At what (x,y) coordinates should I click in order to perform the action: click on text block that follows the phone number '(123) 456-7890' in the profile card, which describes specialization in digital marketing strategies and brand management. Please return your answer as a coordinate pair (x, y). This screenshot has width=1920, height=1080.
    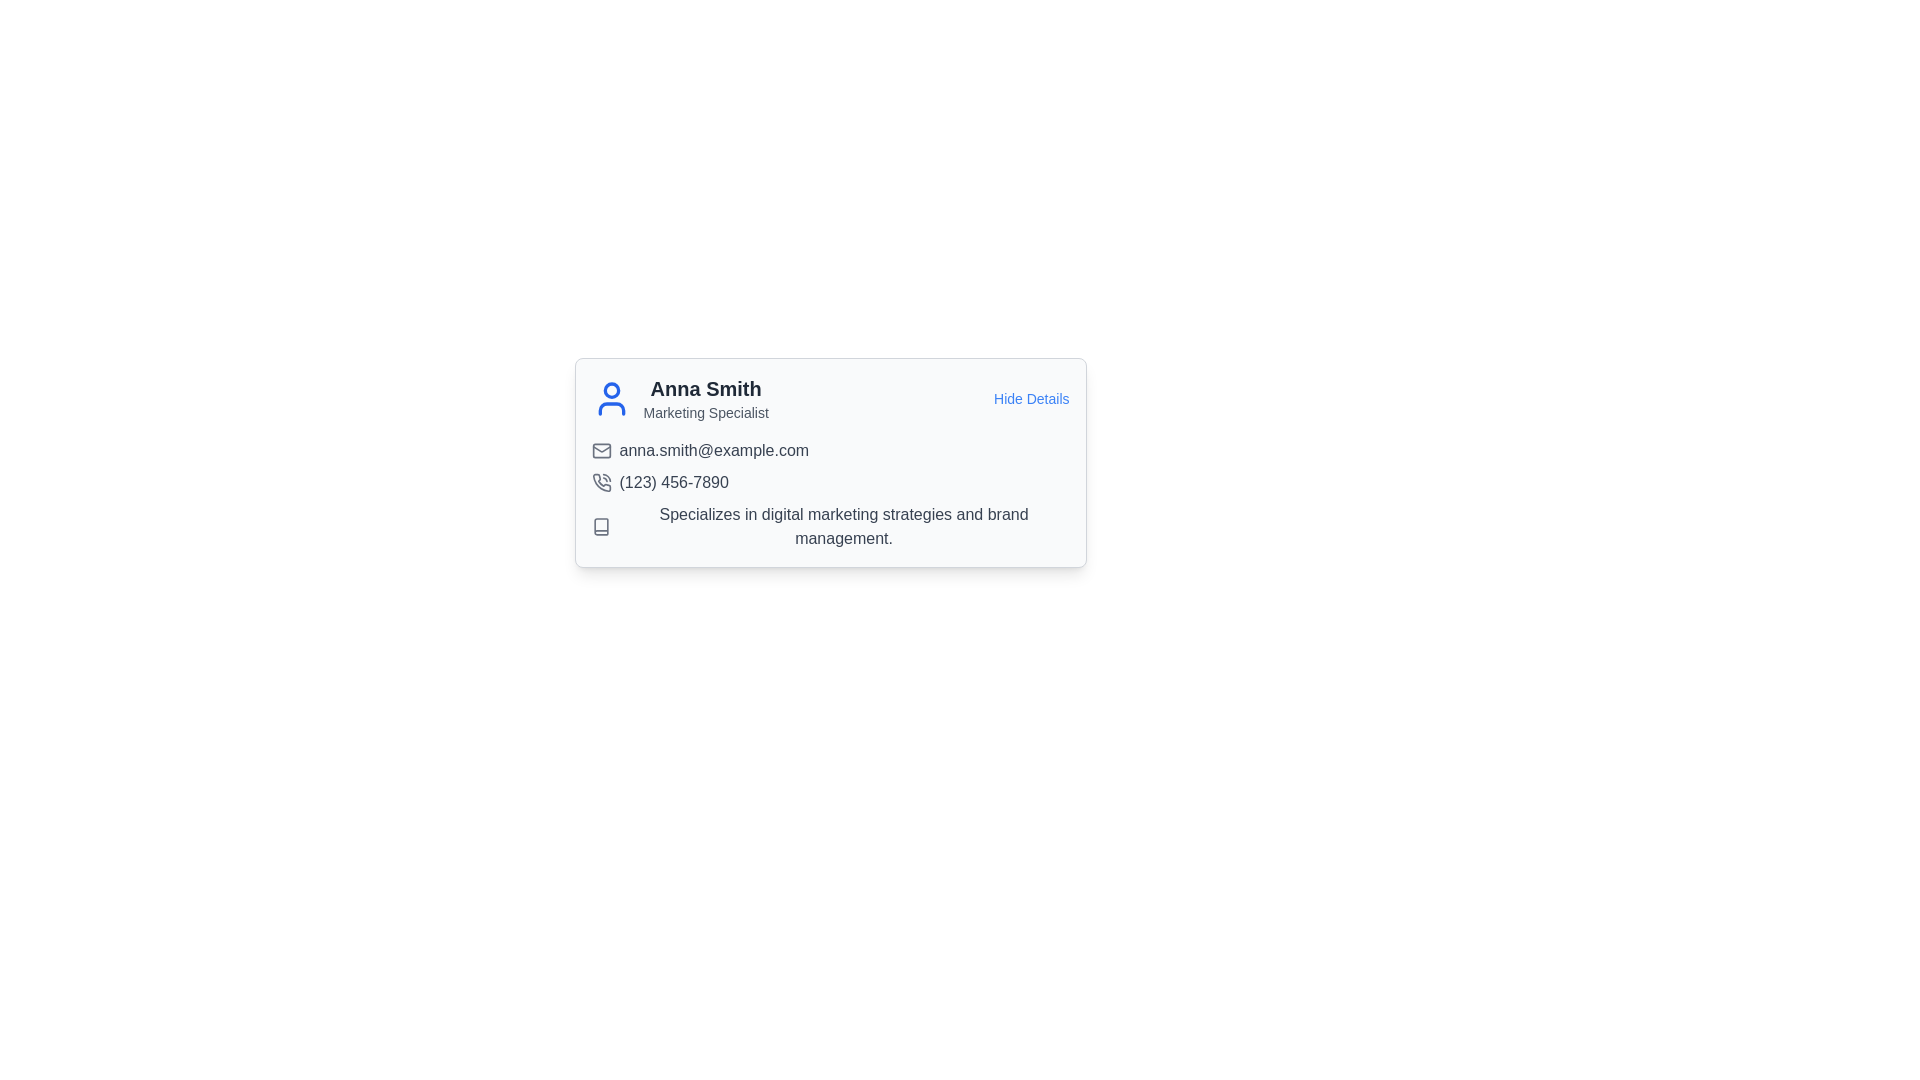
    Looking at the image, I should click on (830, 526).